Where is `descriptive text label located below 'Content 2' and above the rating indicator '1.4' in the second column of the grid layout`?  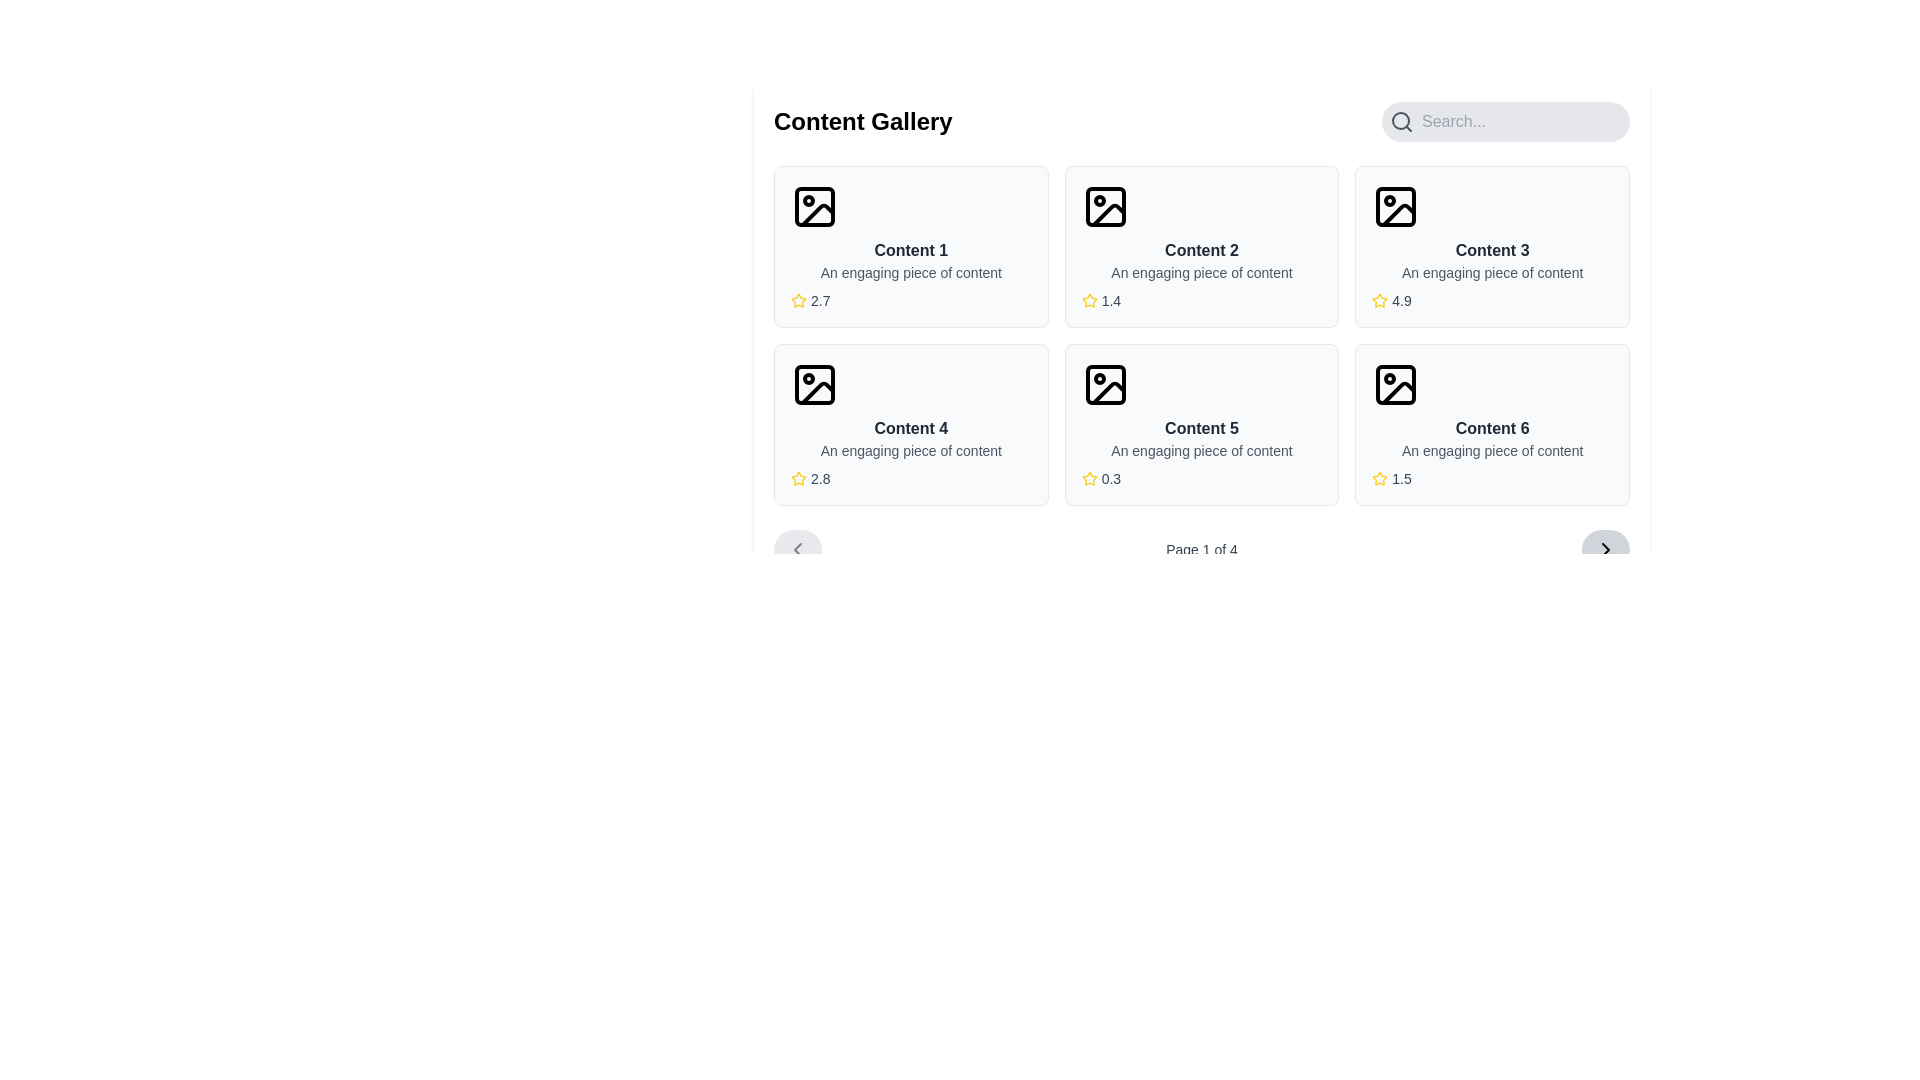
descriptive text label located below 'Content 2' and above the rating indicator '1.4' in the second column of the grid layout is located at coordinates (1200, 273).